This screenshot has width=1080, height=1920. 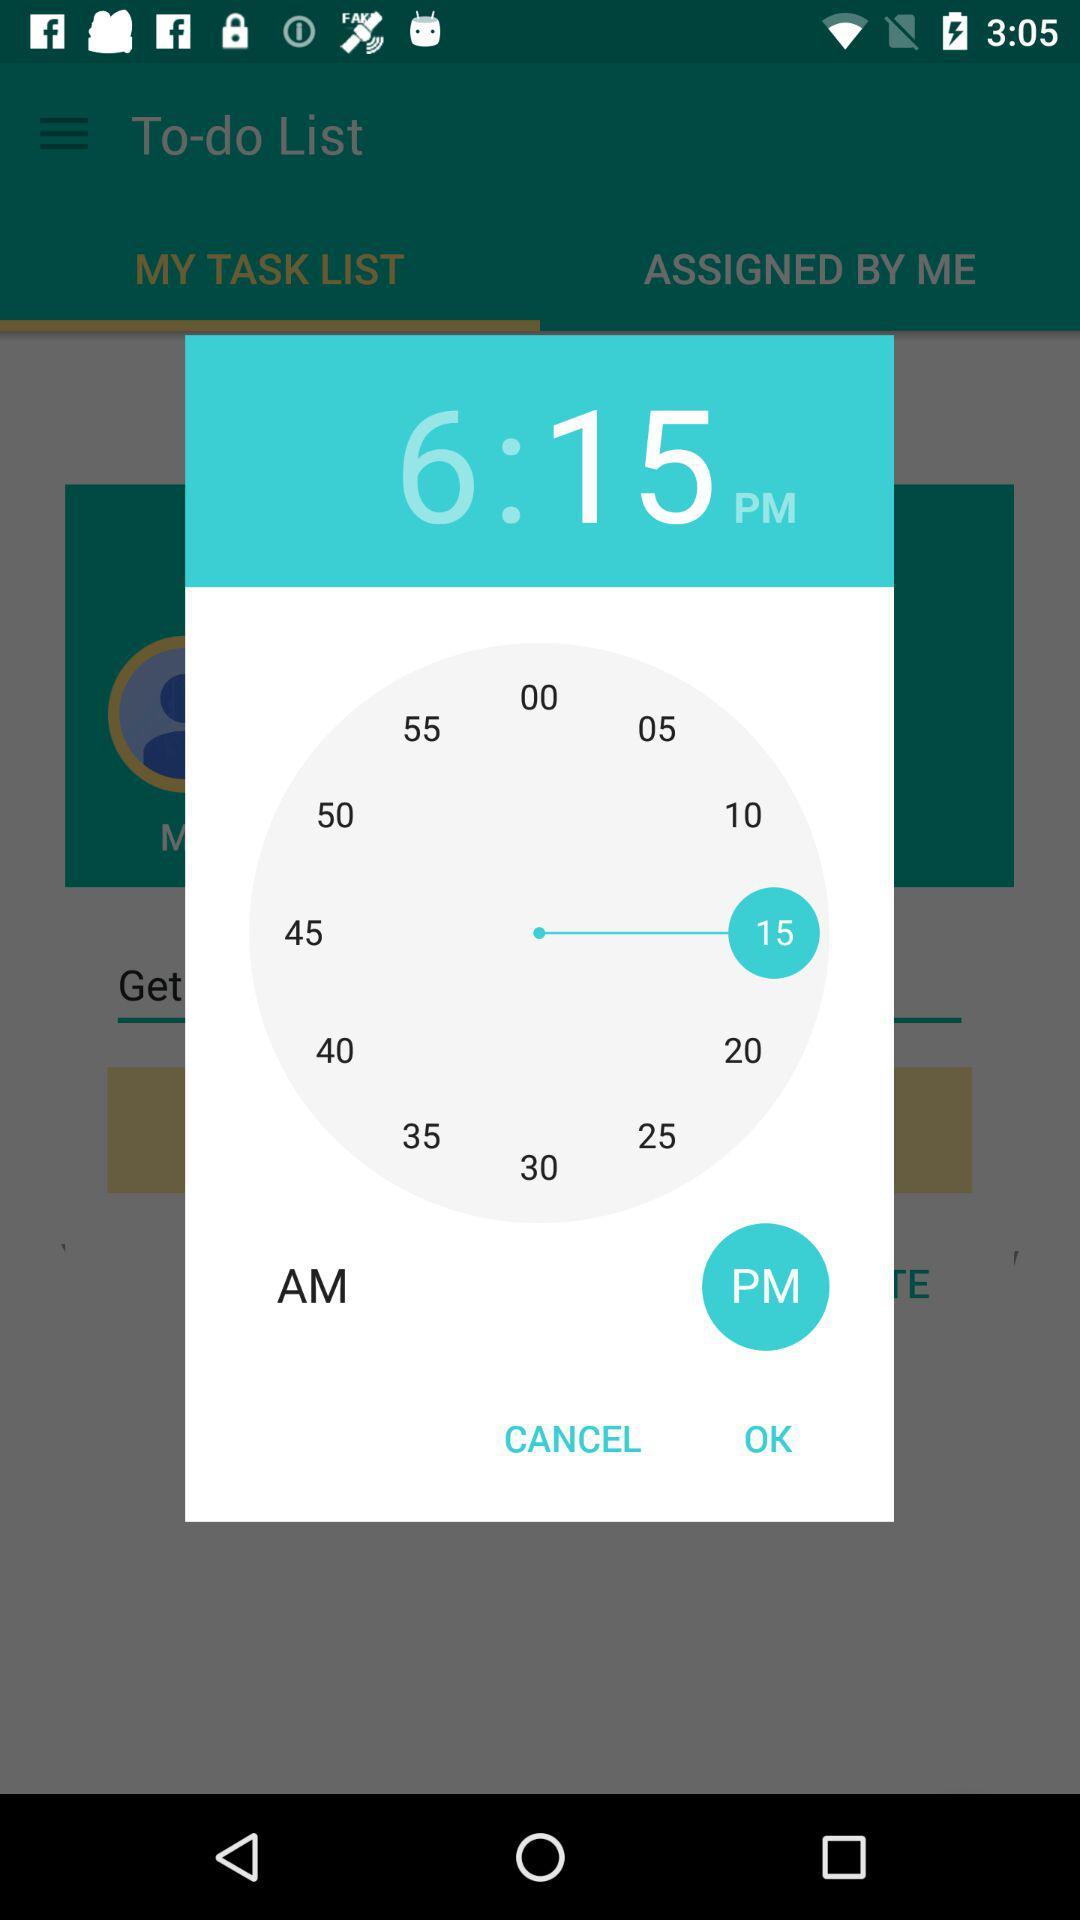 What do you see at coordinates (628, 459) in the screenshot?
I see `item next to the : item` at bounding box center [628, 459].